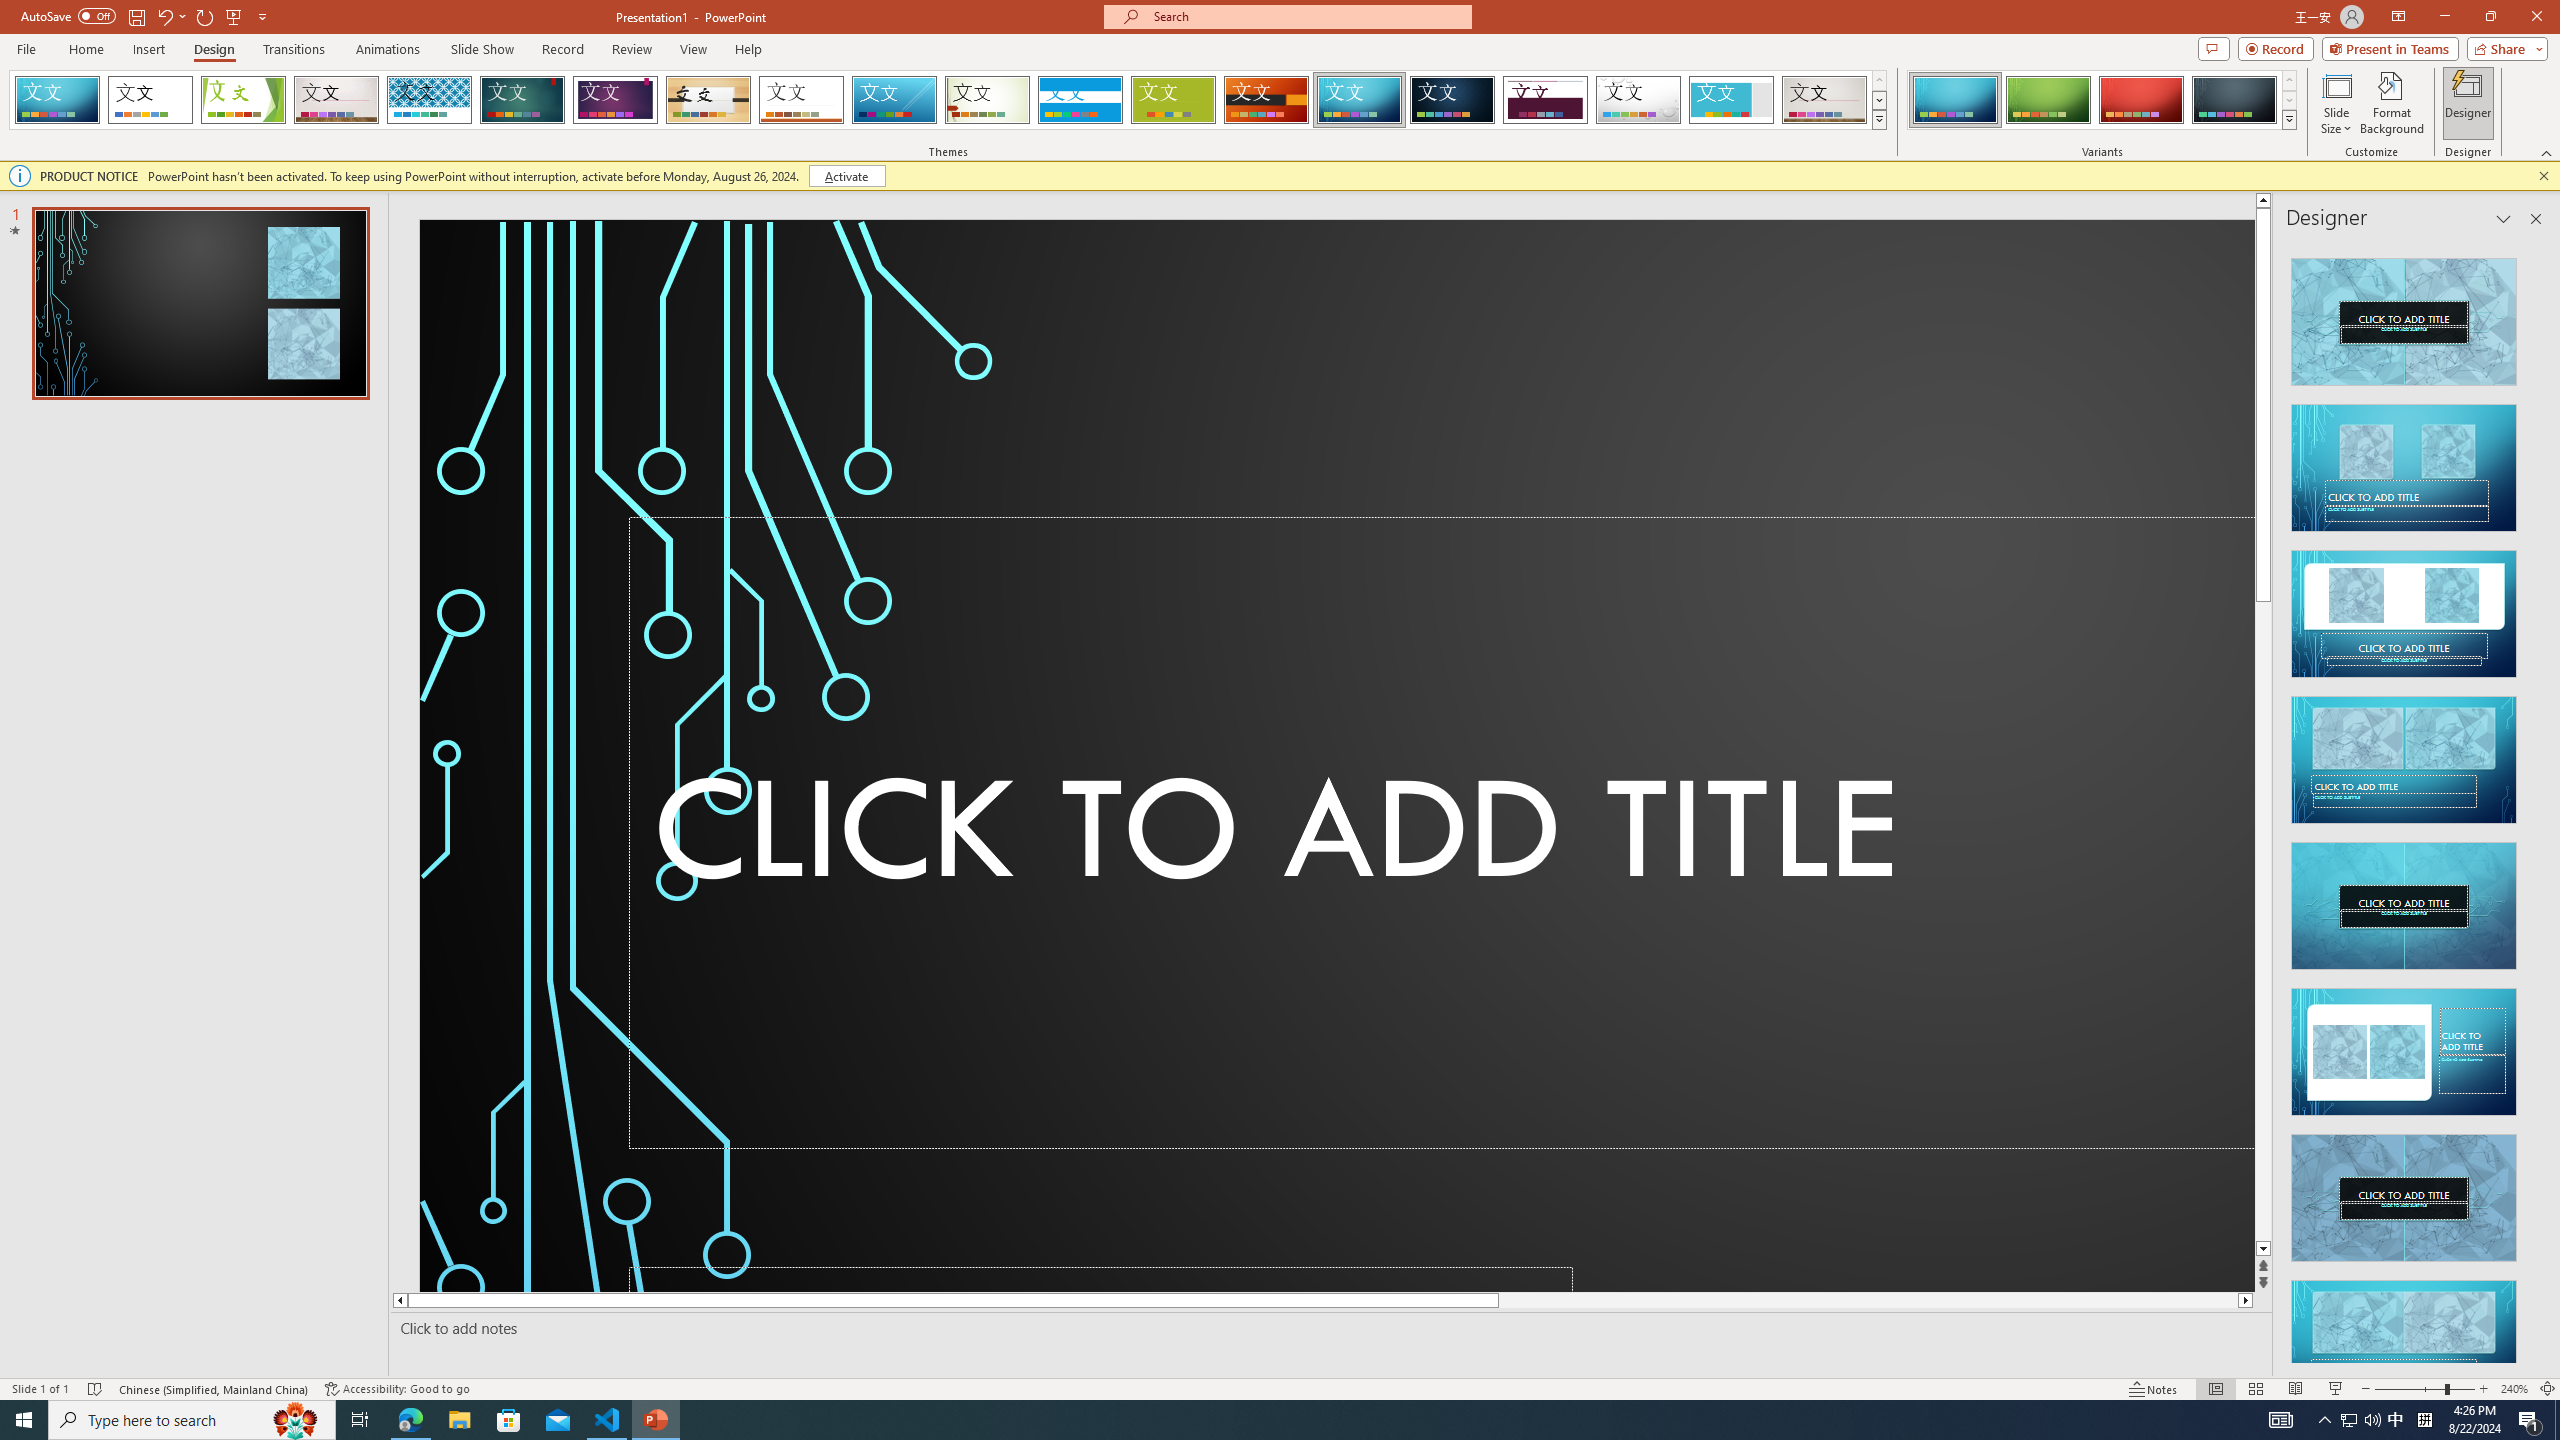  Describe the element at coordinates (2547, 153) in the screenshot. I see `'Collapse the Ribbon'` at that location.